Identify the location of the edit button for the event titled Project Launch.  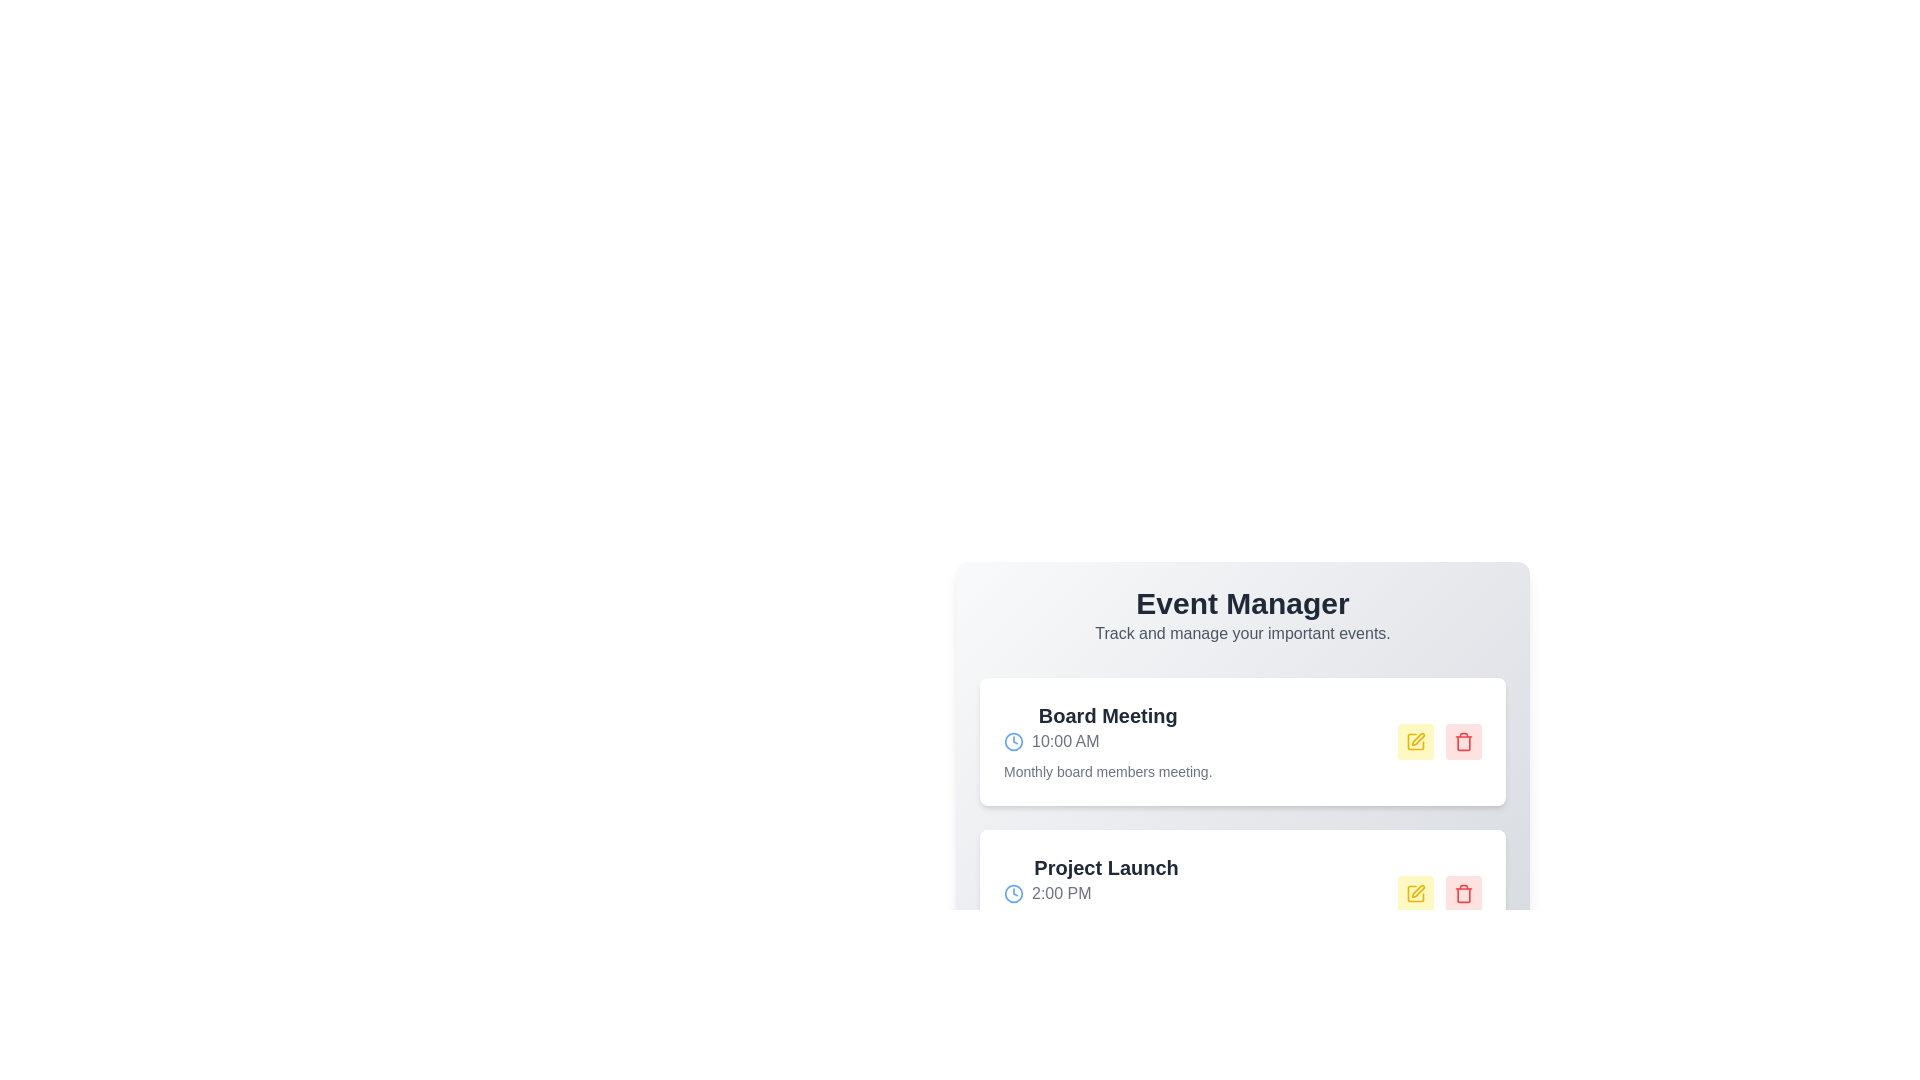
(1415, 893).